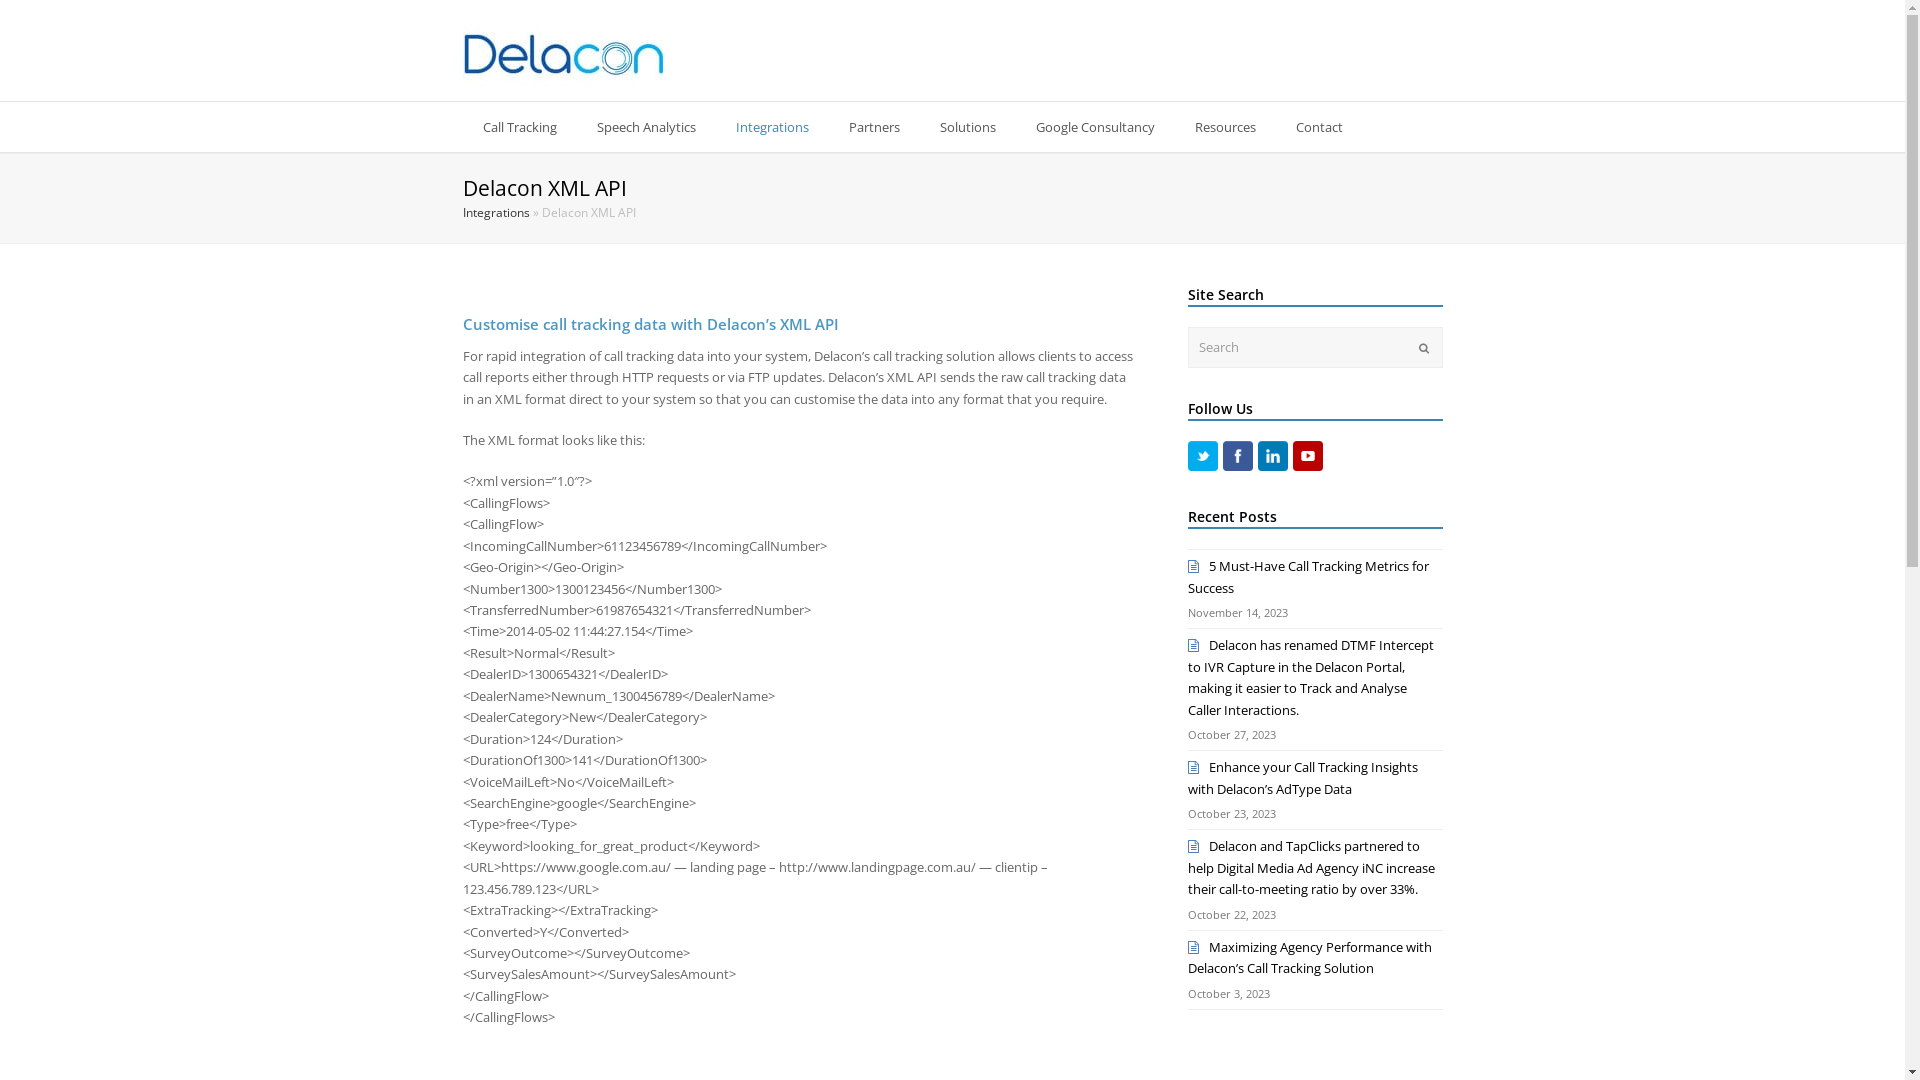 The width and height of the screenshot is (1920, 1080). Describe the element at coordinates (1421, 346) in the screenshot. I see `'Submit'` at that location.